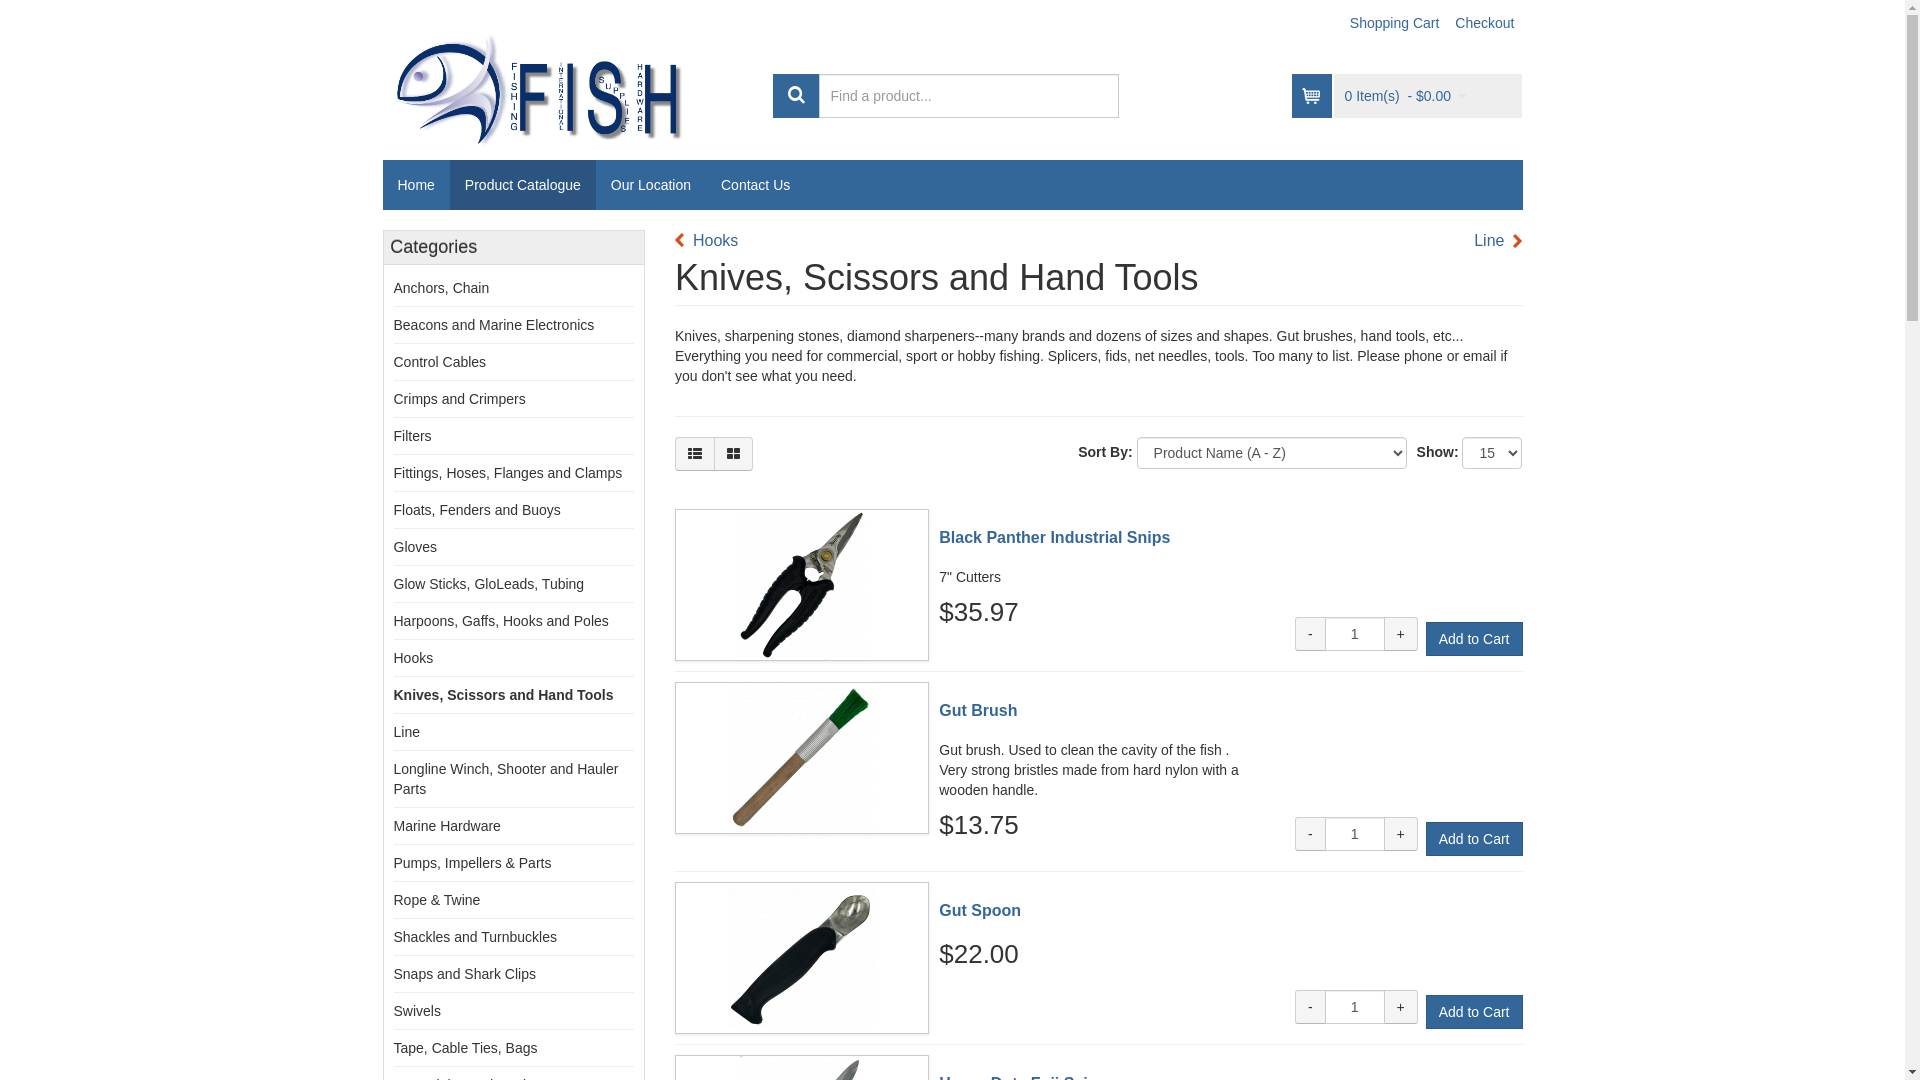  I want to click on 'Line', so click(1473, 240).